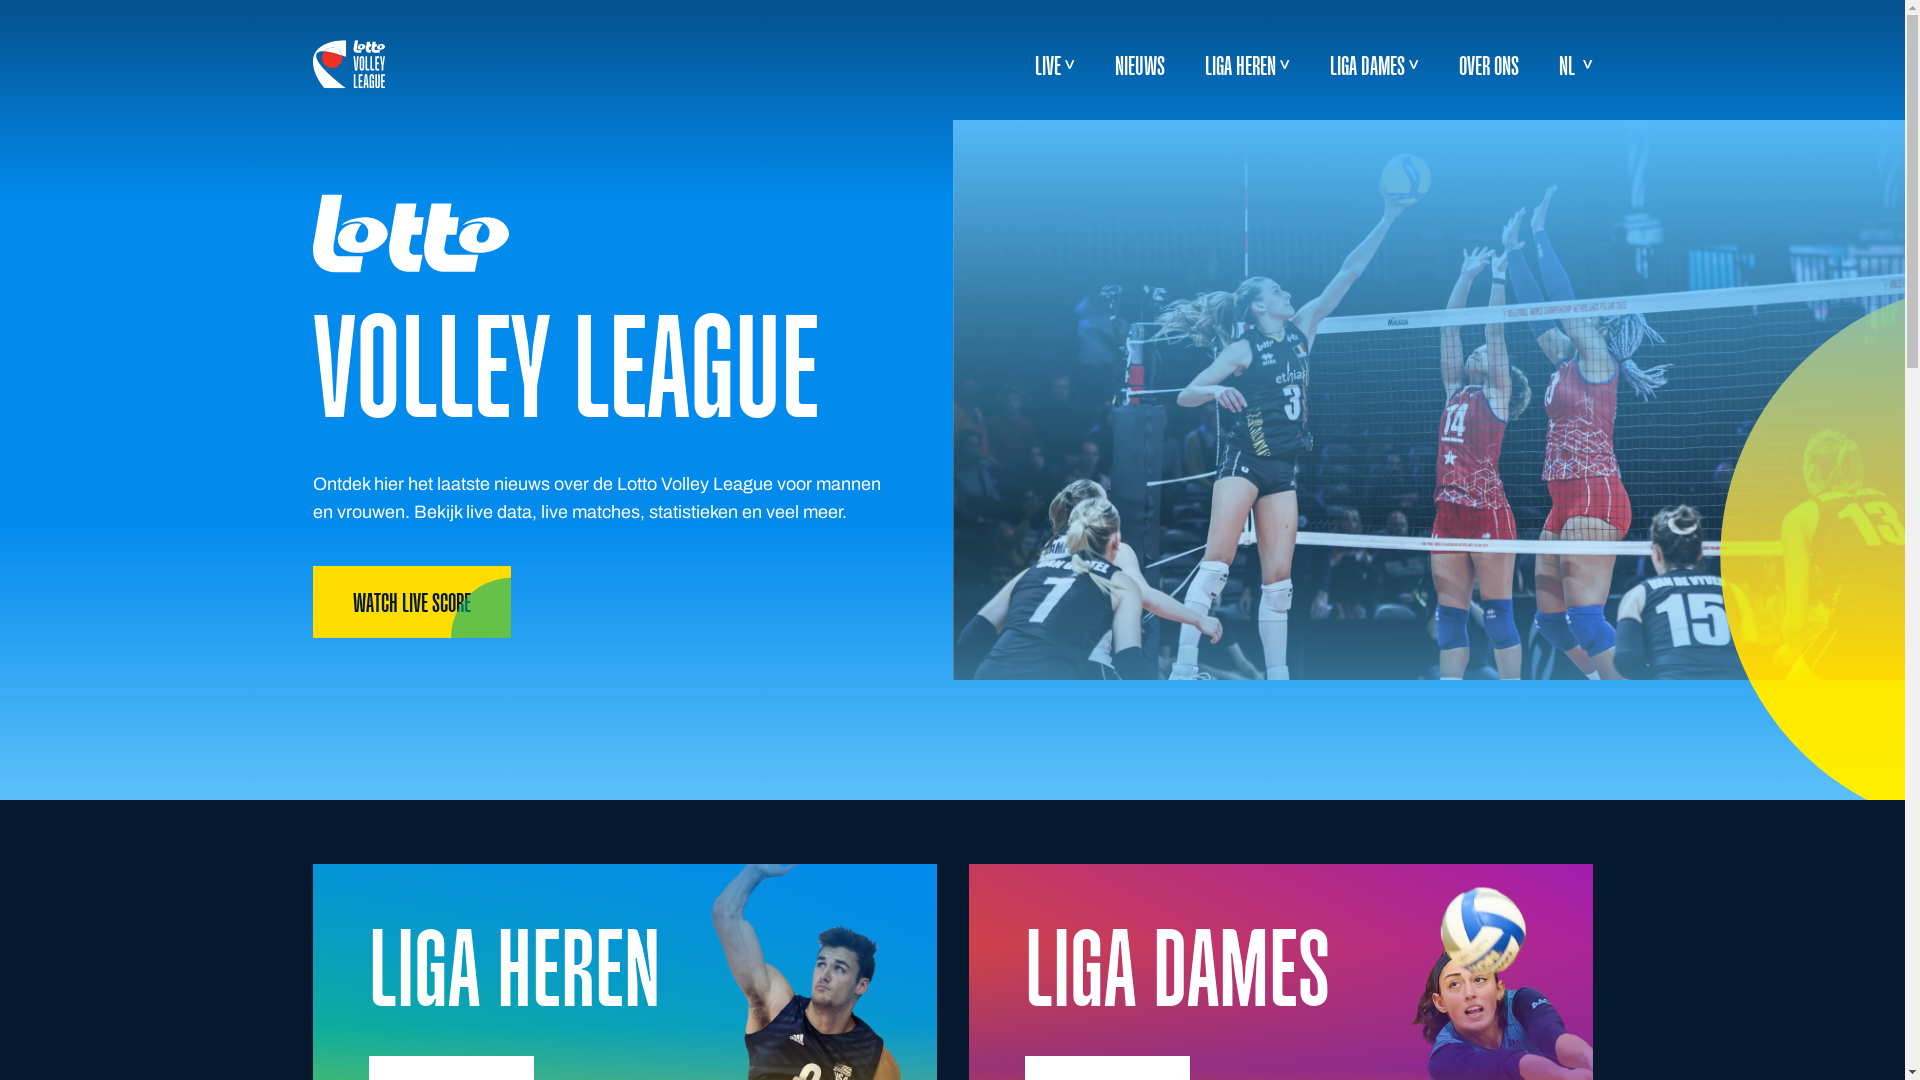 The height and width of the screenshot is (1080, 1920). Describe the element at coordinates (1366, 63) in the screenshot. I see `'LIGA DAMES'` at that location.